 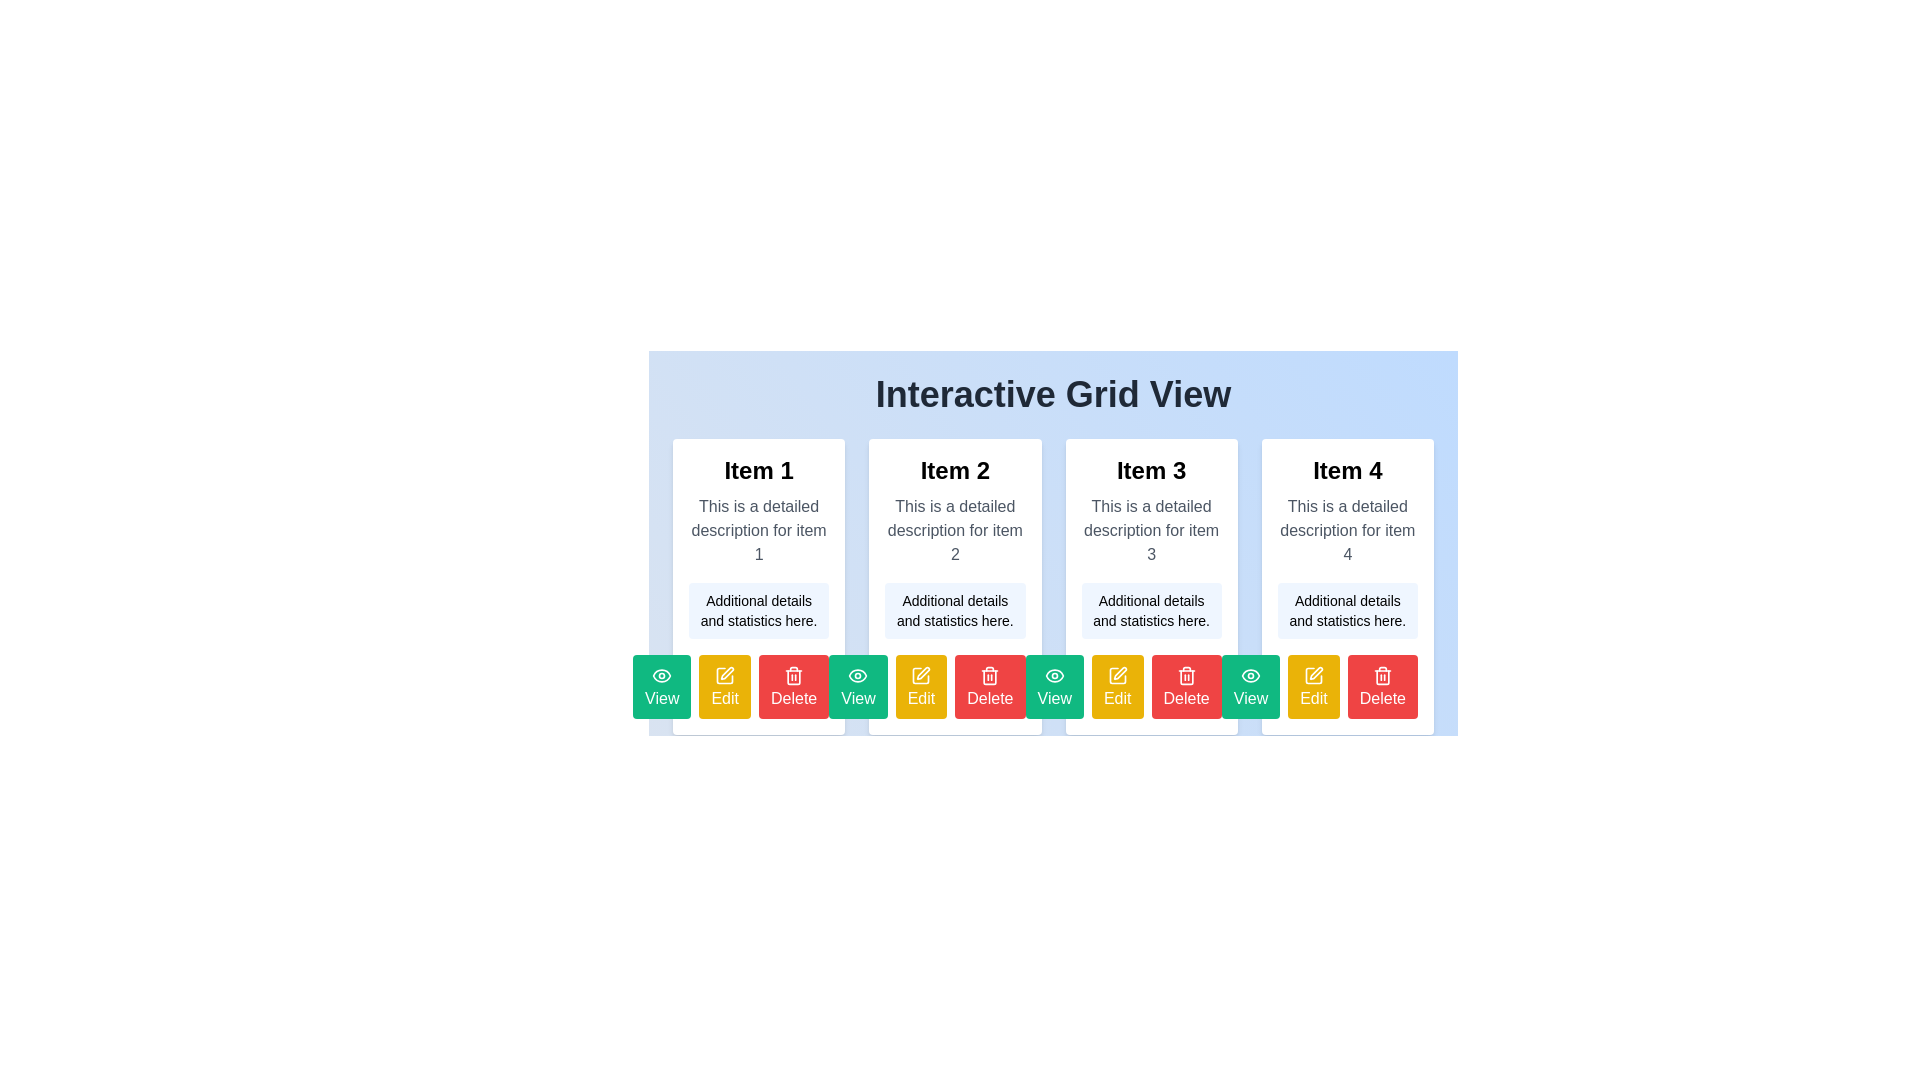 What do you see at coordinates (1053, 675) in the screenshot?
I see `the icon within the 'View' button located below 'Item 3'` at bounding box center [1053, 675].